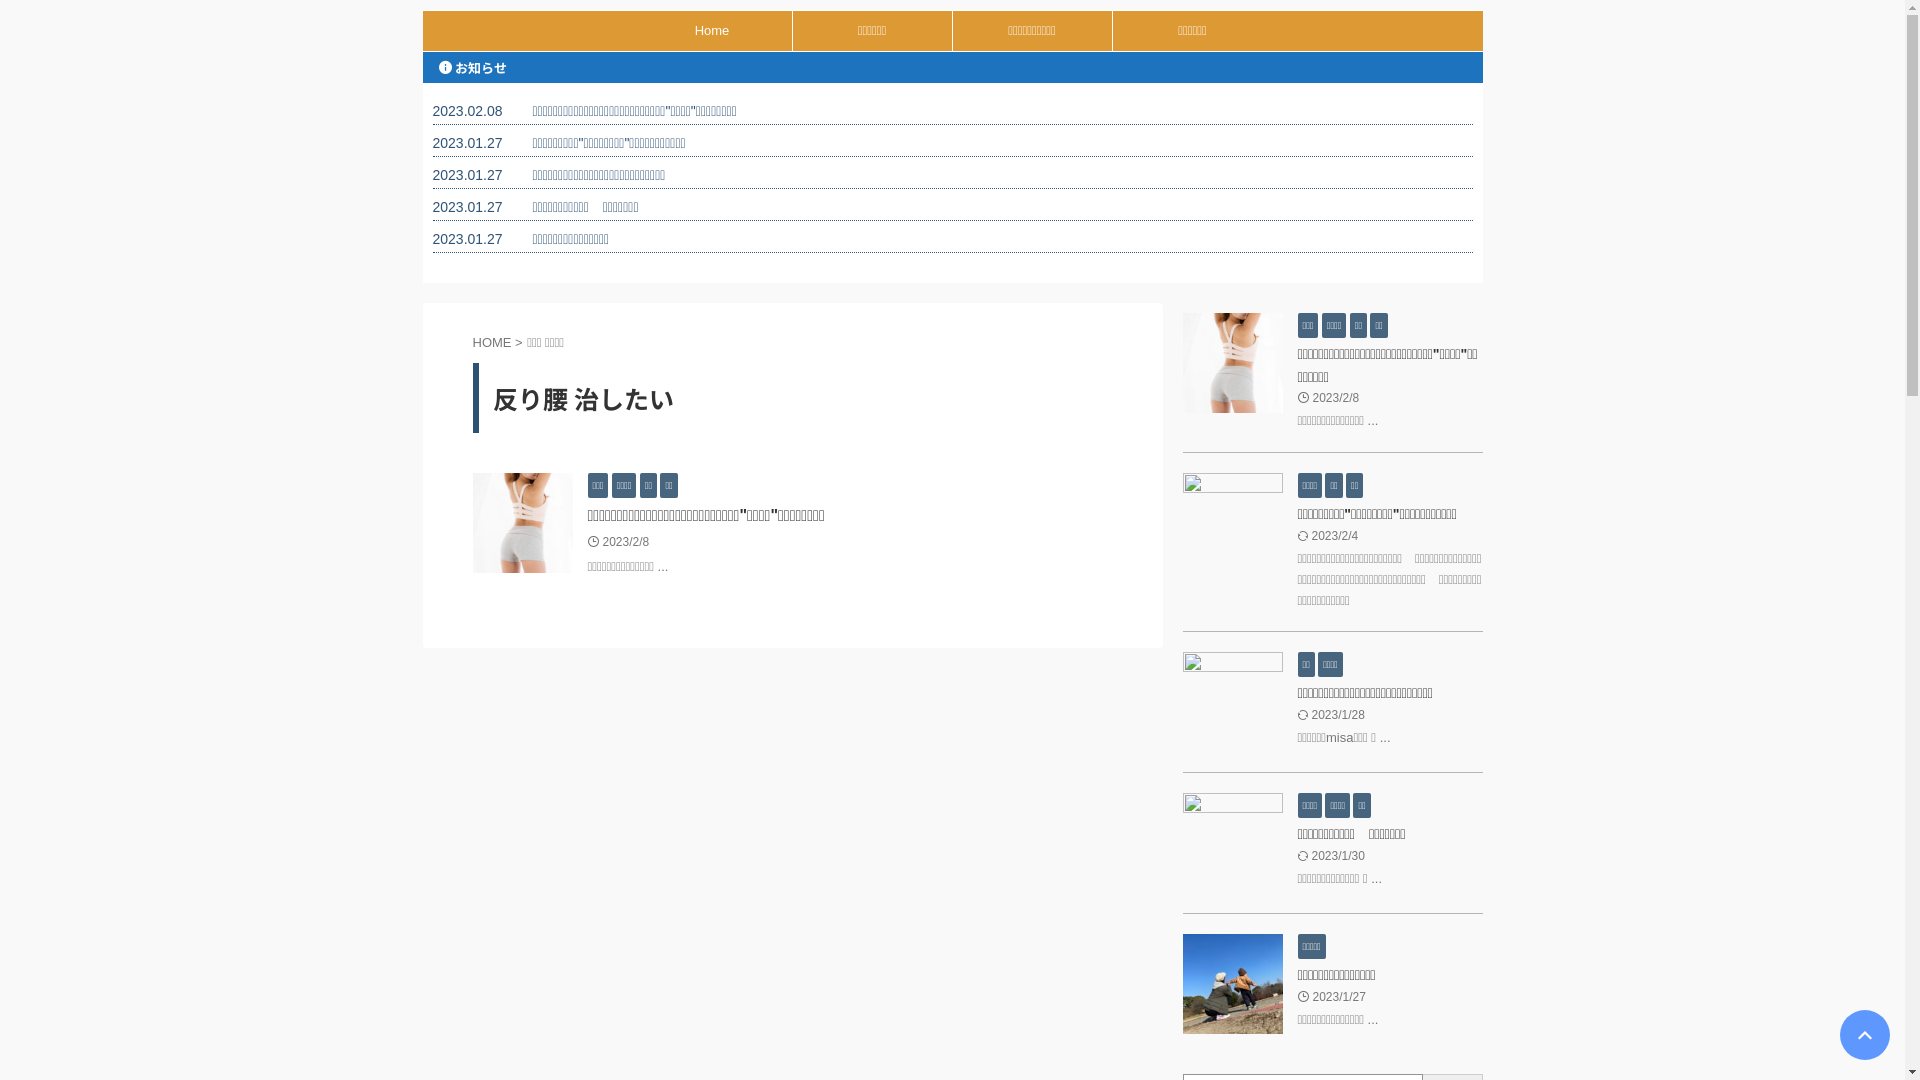 The width and height of the screenshot is (1920, 1080). Describe the element at coordinates (491, 341) in the screenshot. I see `'HOME'` at that location.